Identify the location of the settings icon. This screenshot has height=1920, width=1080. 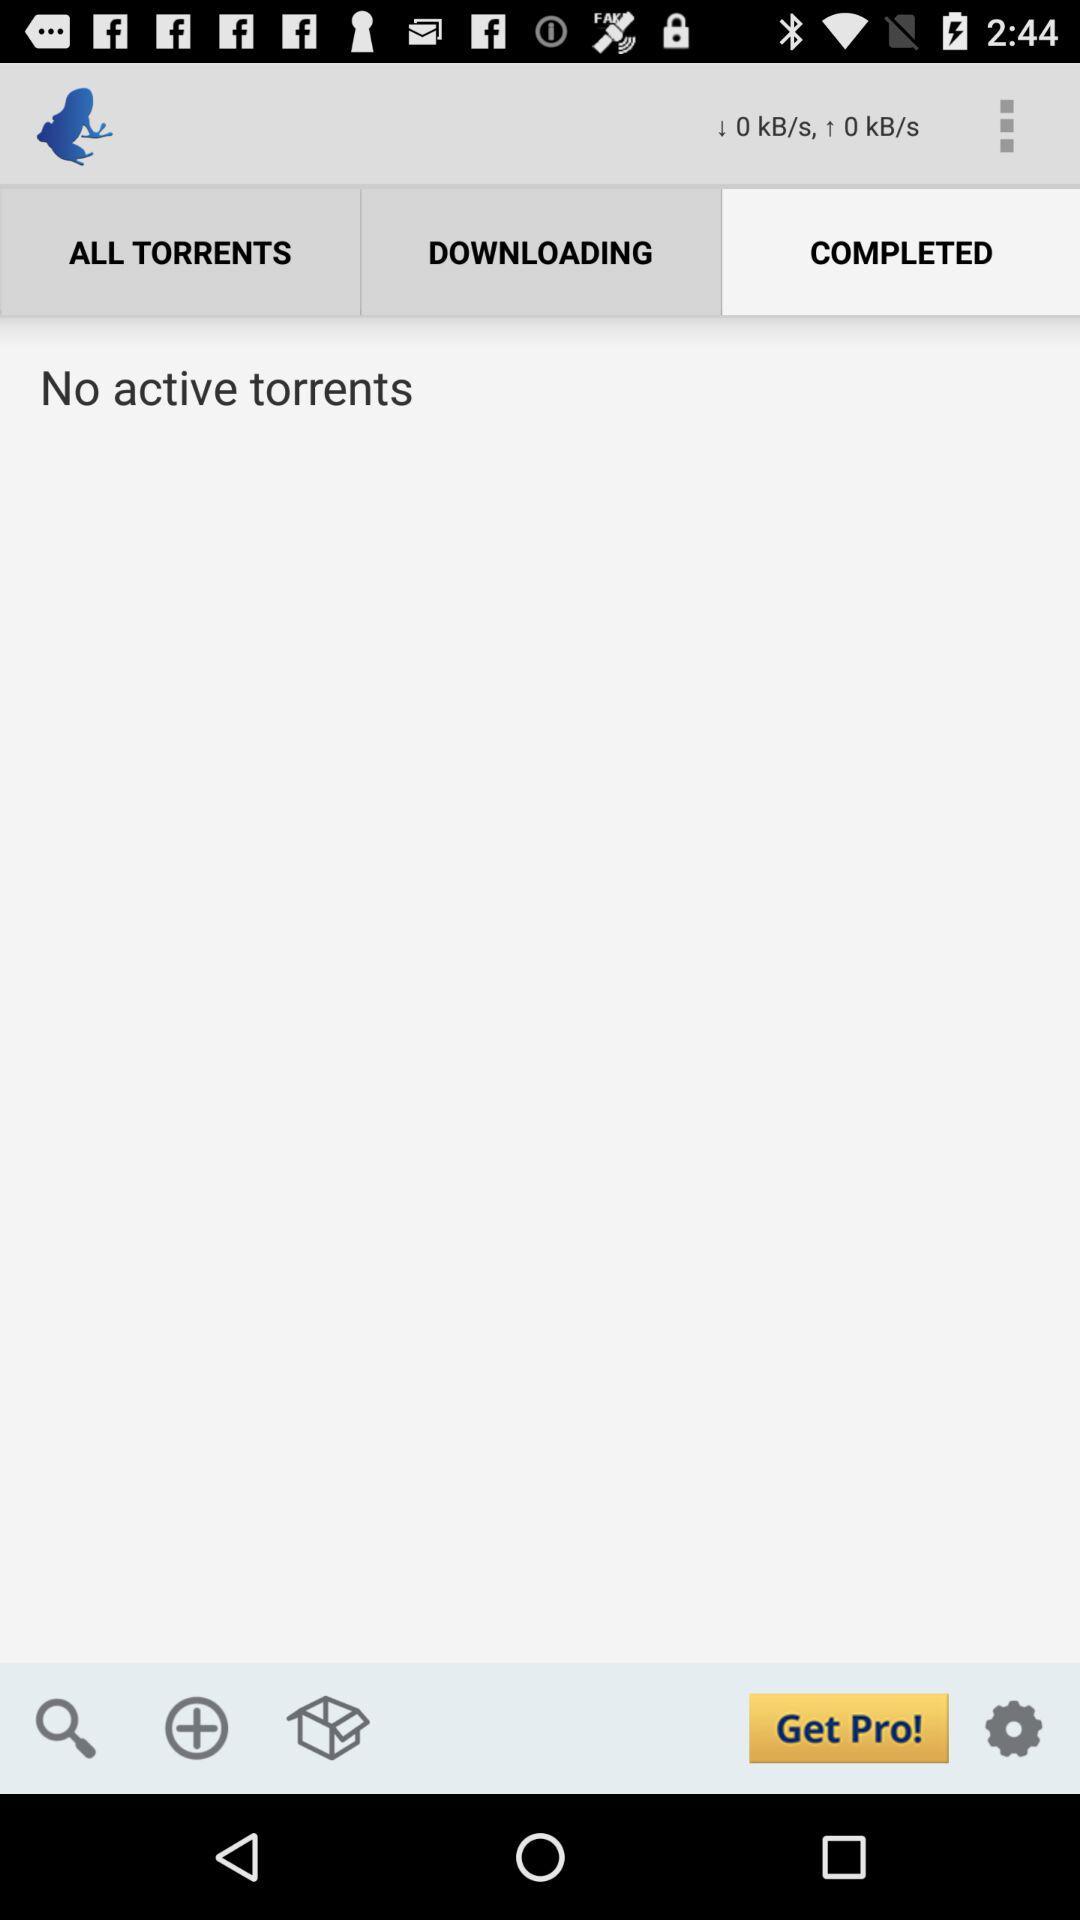
(1014, 1848).